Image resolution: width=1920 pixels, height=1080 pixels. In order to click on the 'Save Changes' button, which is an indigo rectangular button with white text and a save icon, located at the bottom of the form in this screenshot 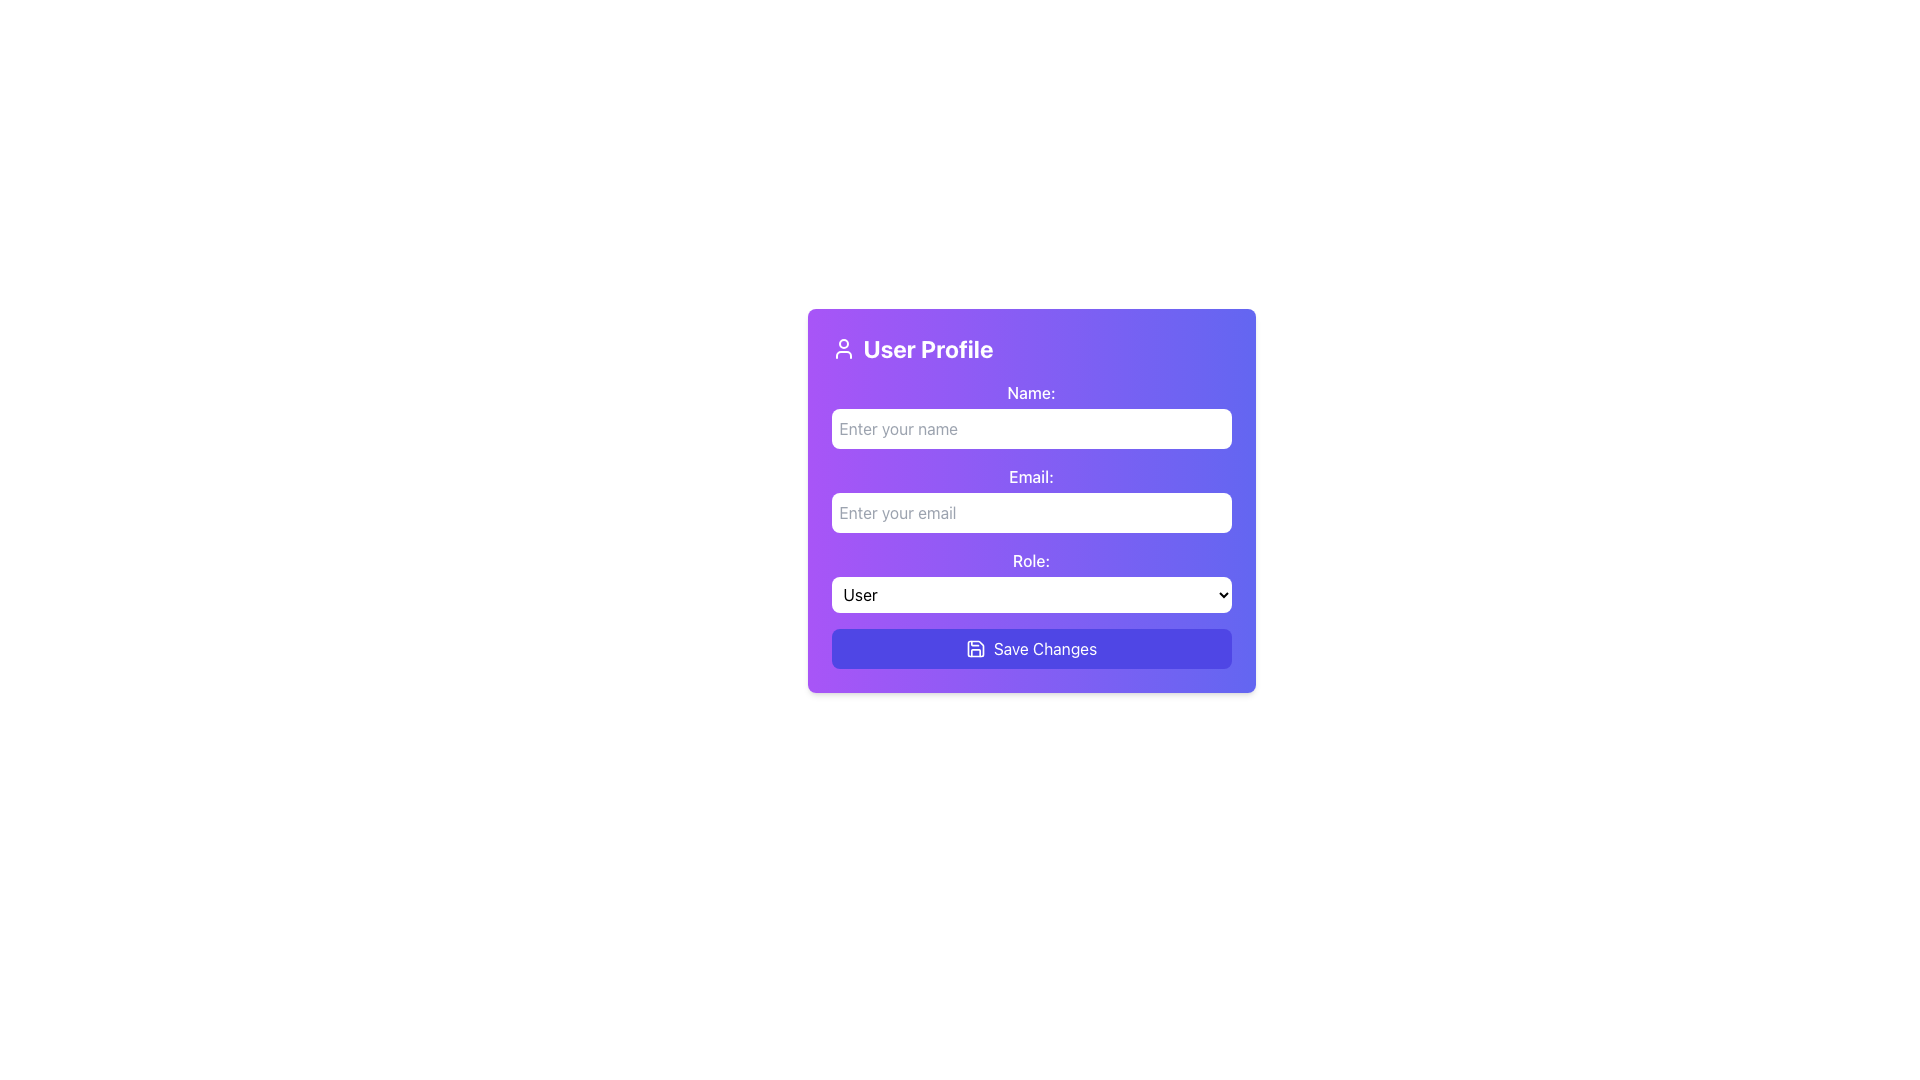, I will do `click(1031, 648)`.